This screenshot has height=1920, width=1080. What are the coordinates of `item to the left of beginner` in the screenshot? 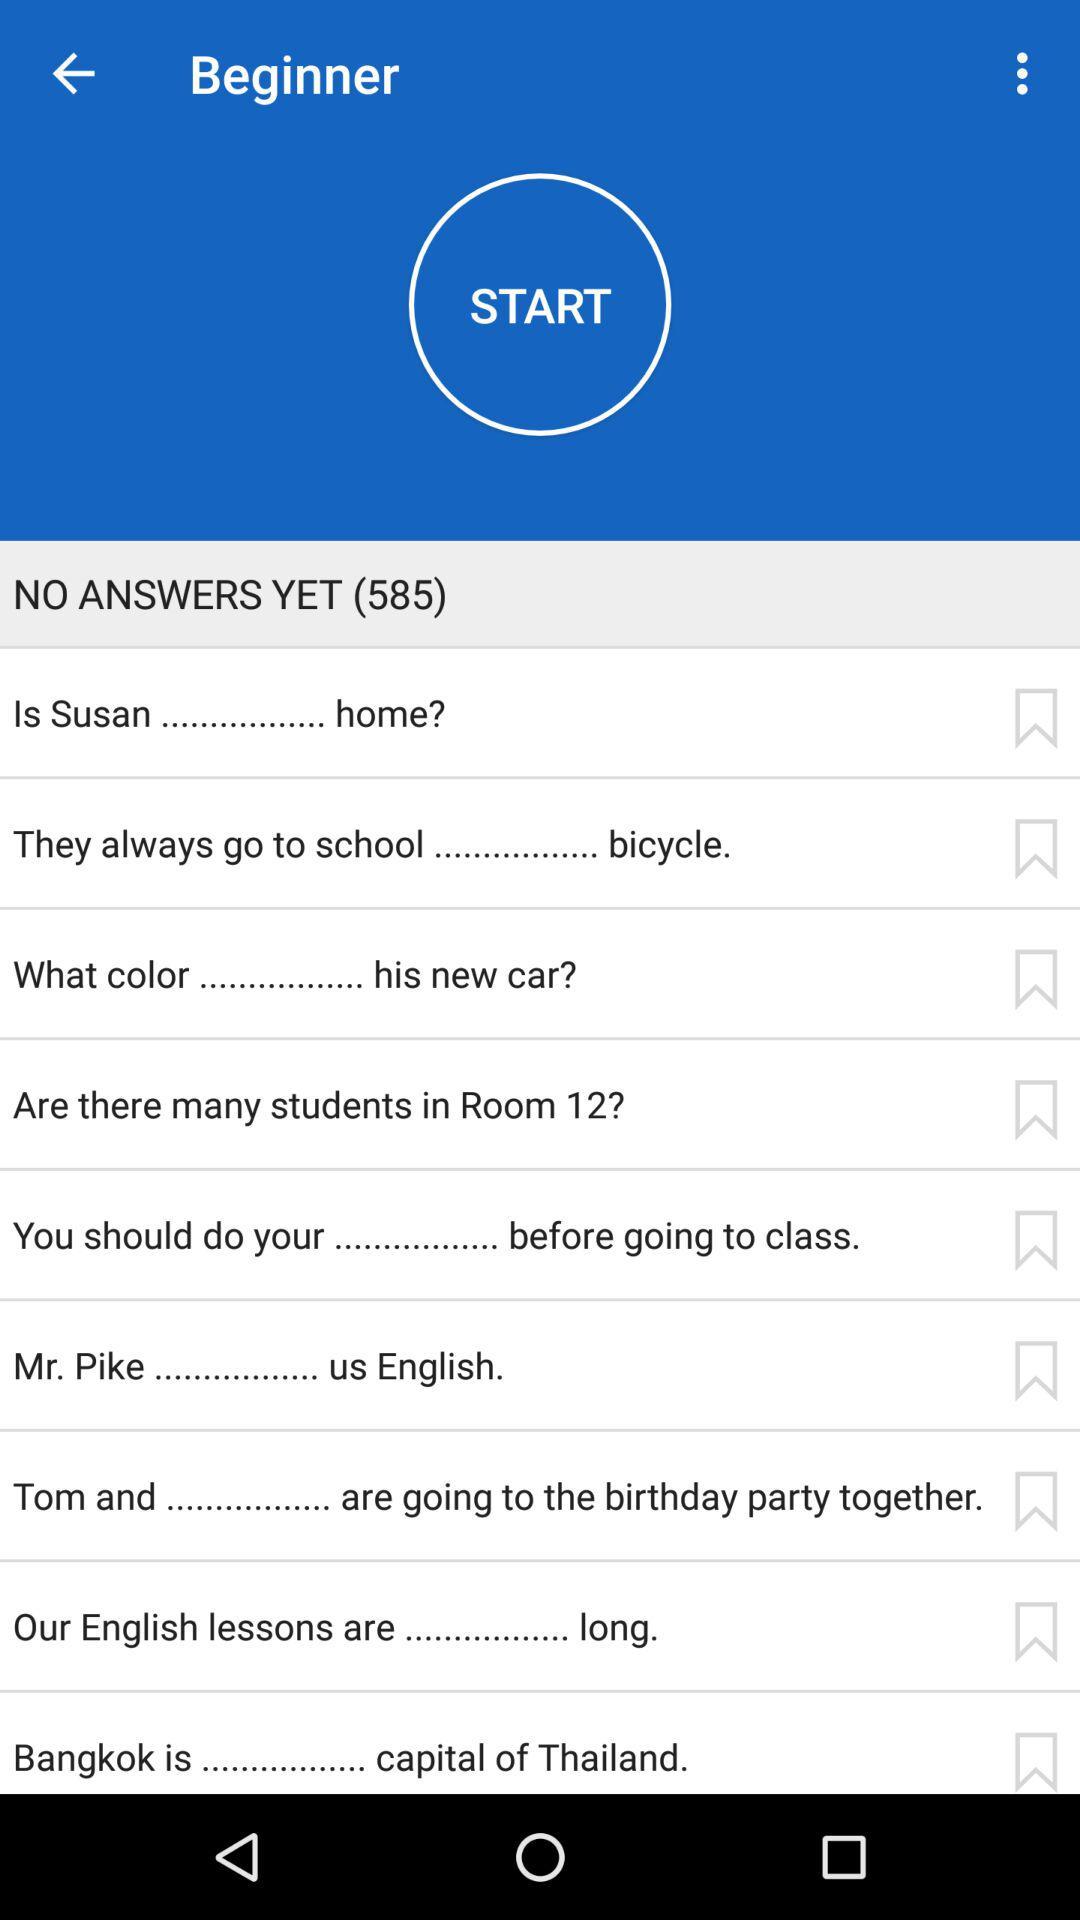 It's located at (72, 73).